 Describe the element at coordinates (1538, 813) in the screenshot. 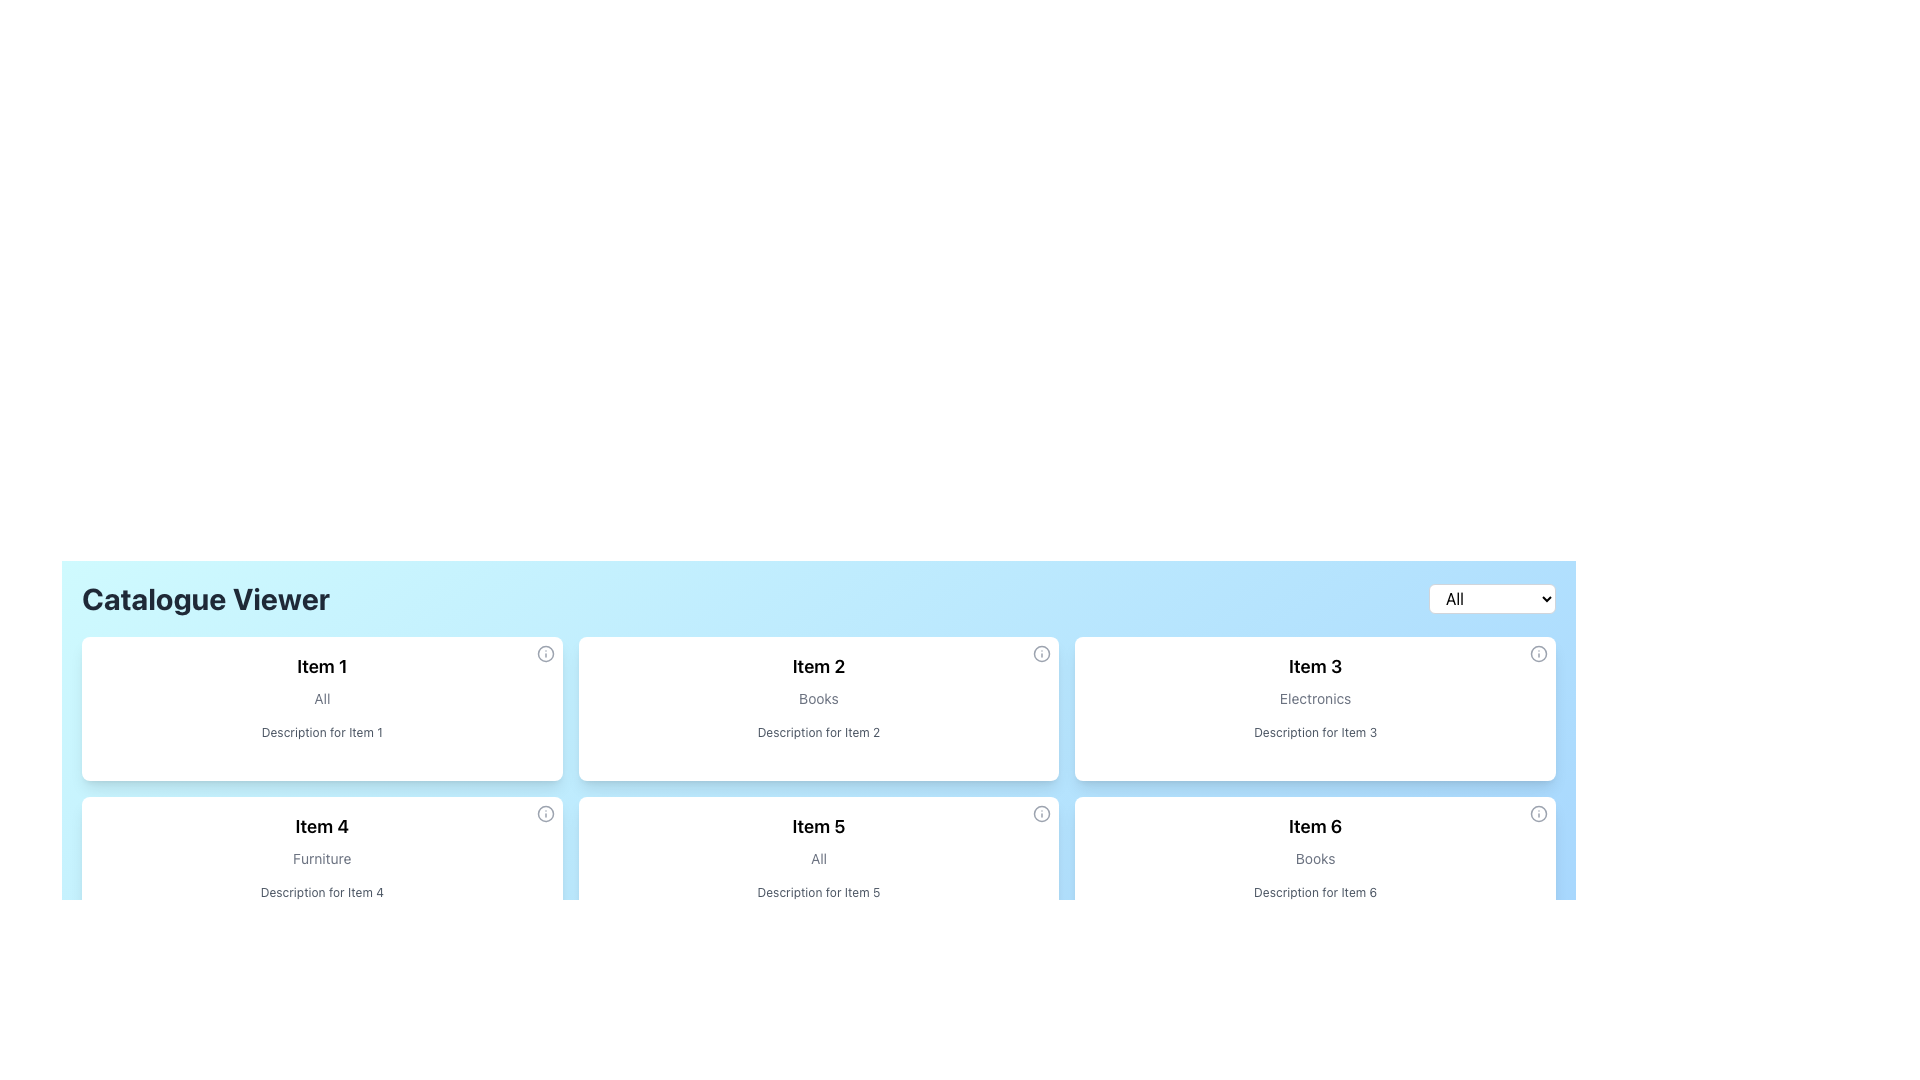

I see `the circular icon button in the top-right corner of the 'Item 6' card` at that location.